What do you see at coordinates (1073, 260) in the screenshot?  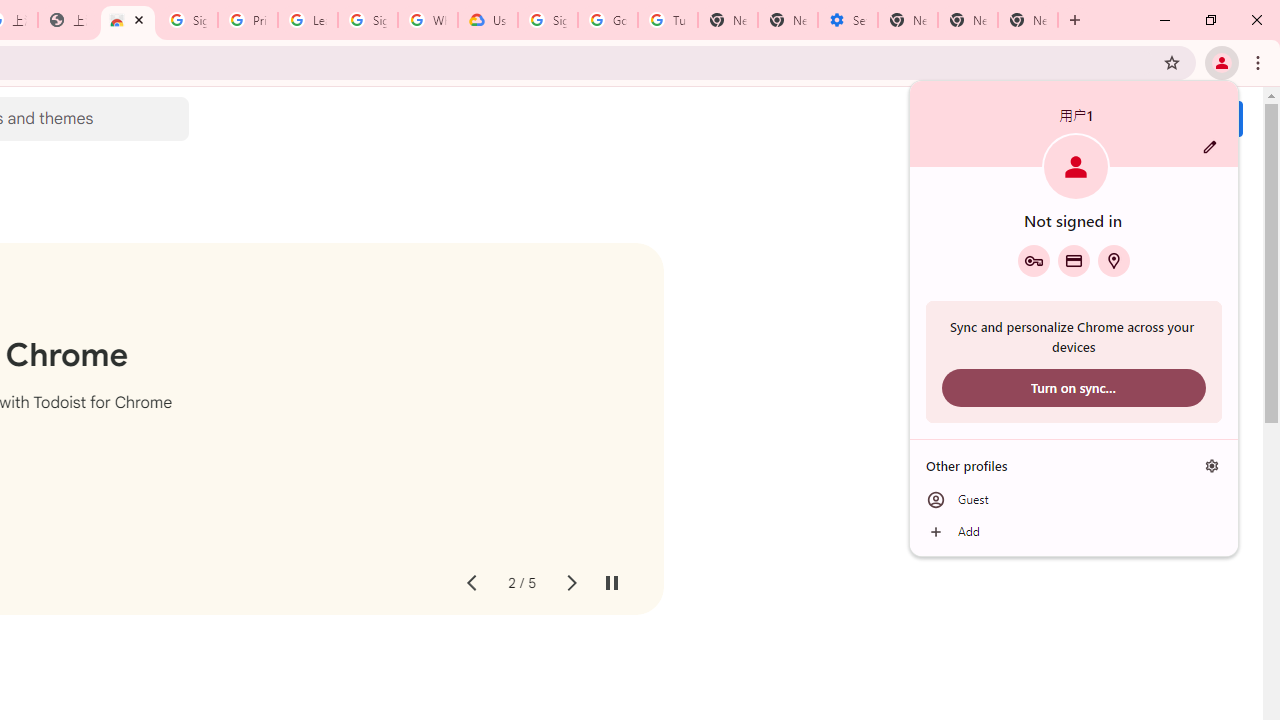 I see `'Payment methods'` at bounding box center [1073, 260].